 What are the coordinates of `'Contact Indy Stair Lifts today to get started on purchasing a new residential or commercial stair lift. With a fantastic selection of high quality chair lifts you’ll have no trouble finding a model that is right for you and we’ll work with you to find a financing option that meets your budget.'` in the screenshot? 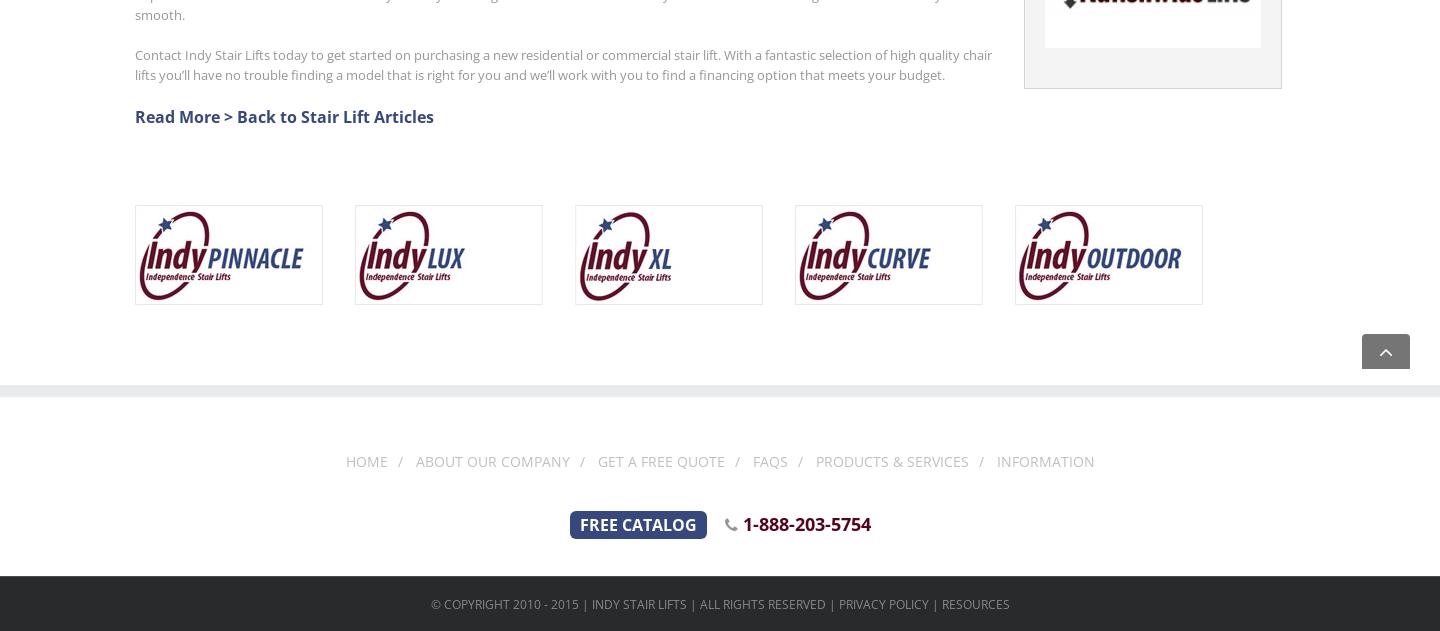 It's located at (563, 64).